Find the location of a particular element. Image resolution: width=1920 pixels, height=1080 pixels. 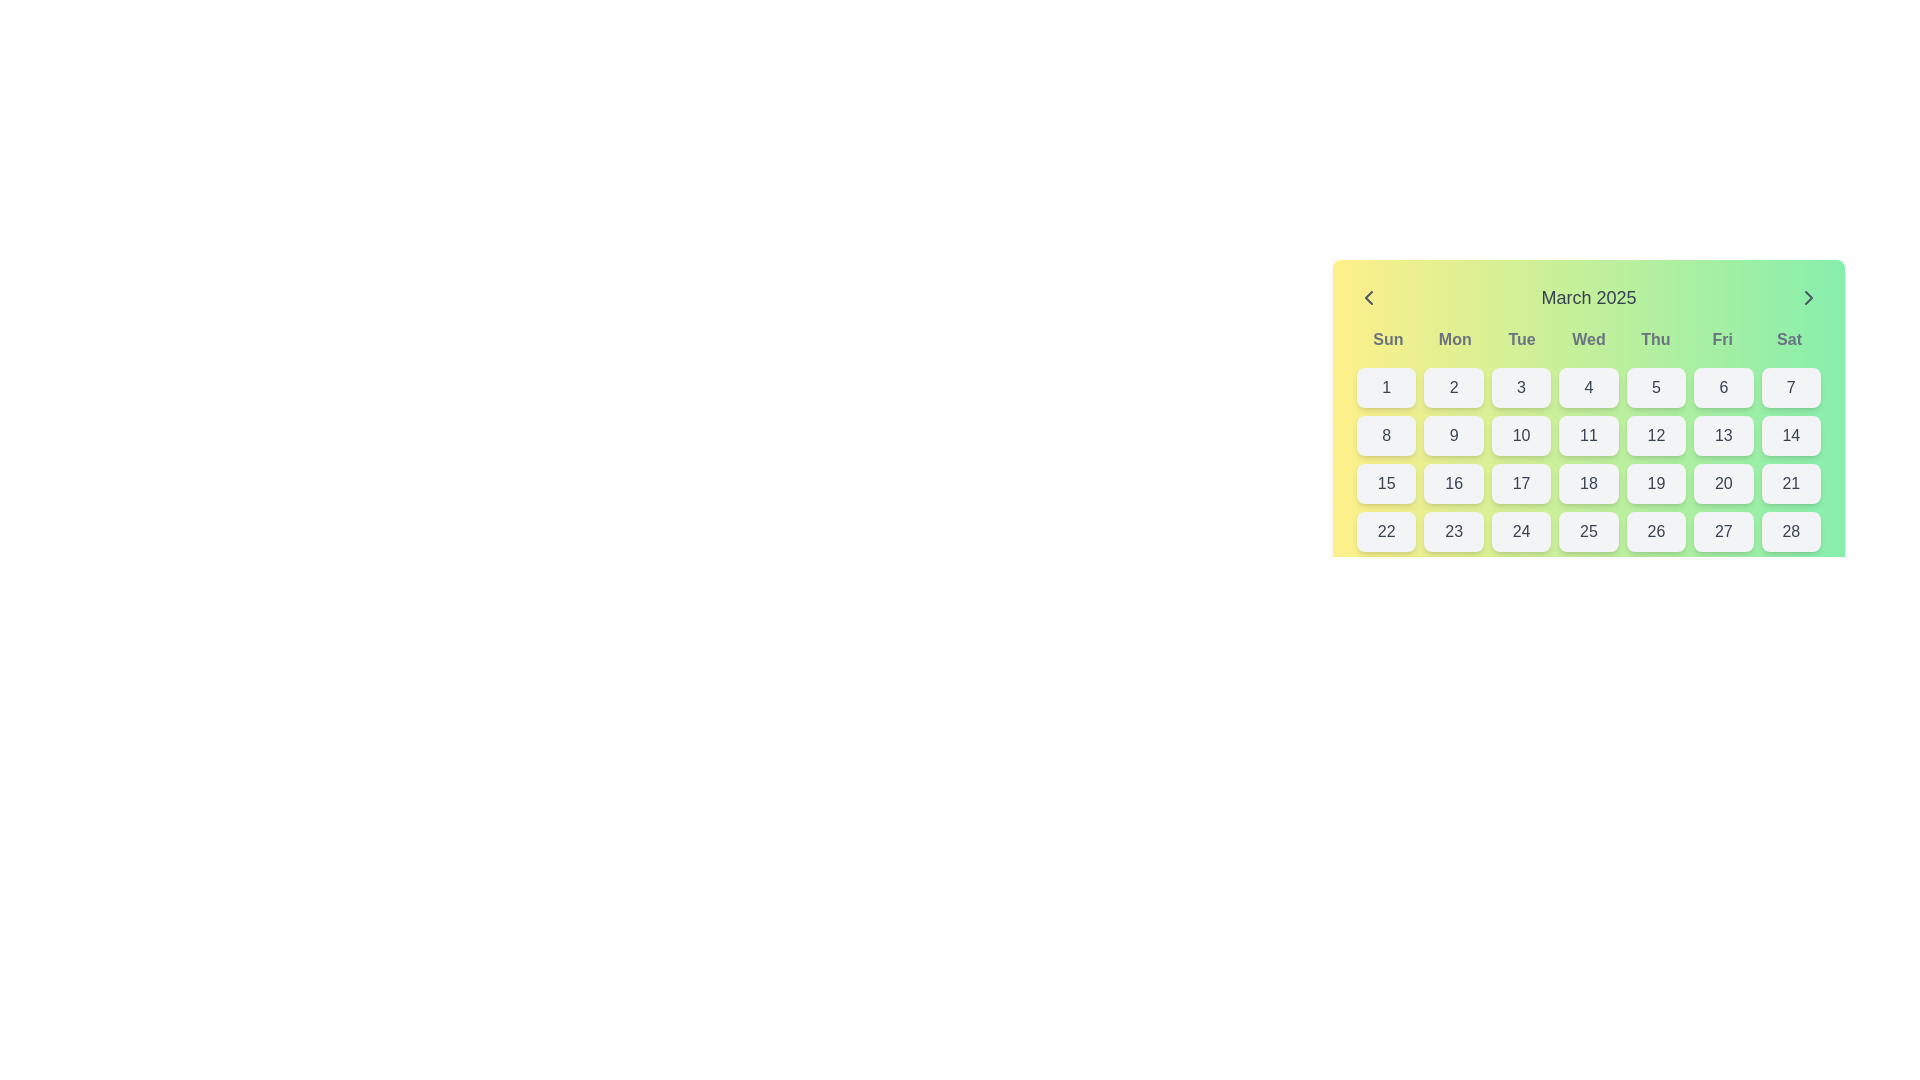

the square button with a light gray background and rounded corners, containing the number '16' centered in bold, dark text is located at coordinates (1454, 483).